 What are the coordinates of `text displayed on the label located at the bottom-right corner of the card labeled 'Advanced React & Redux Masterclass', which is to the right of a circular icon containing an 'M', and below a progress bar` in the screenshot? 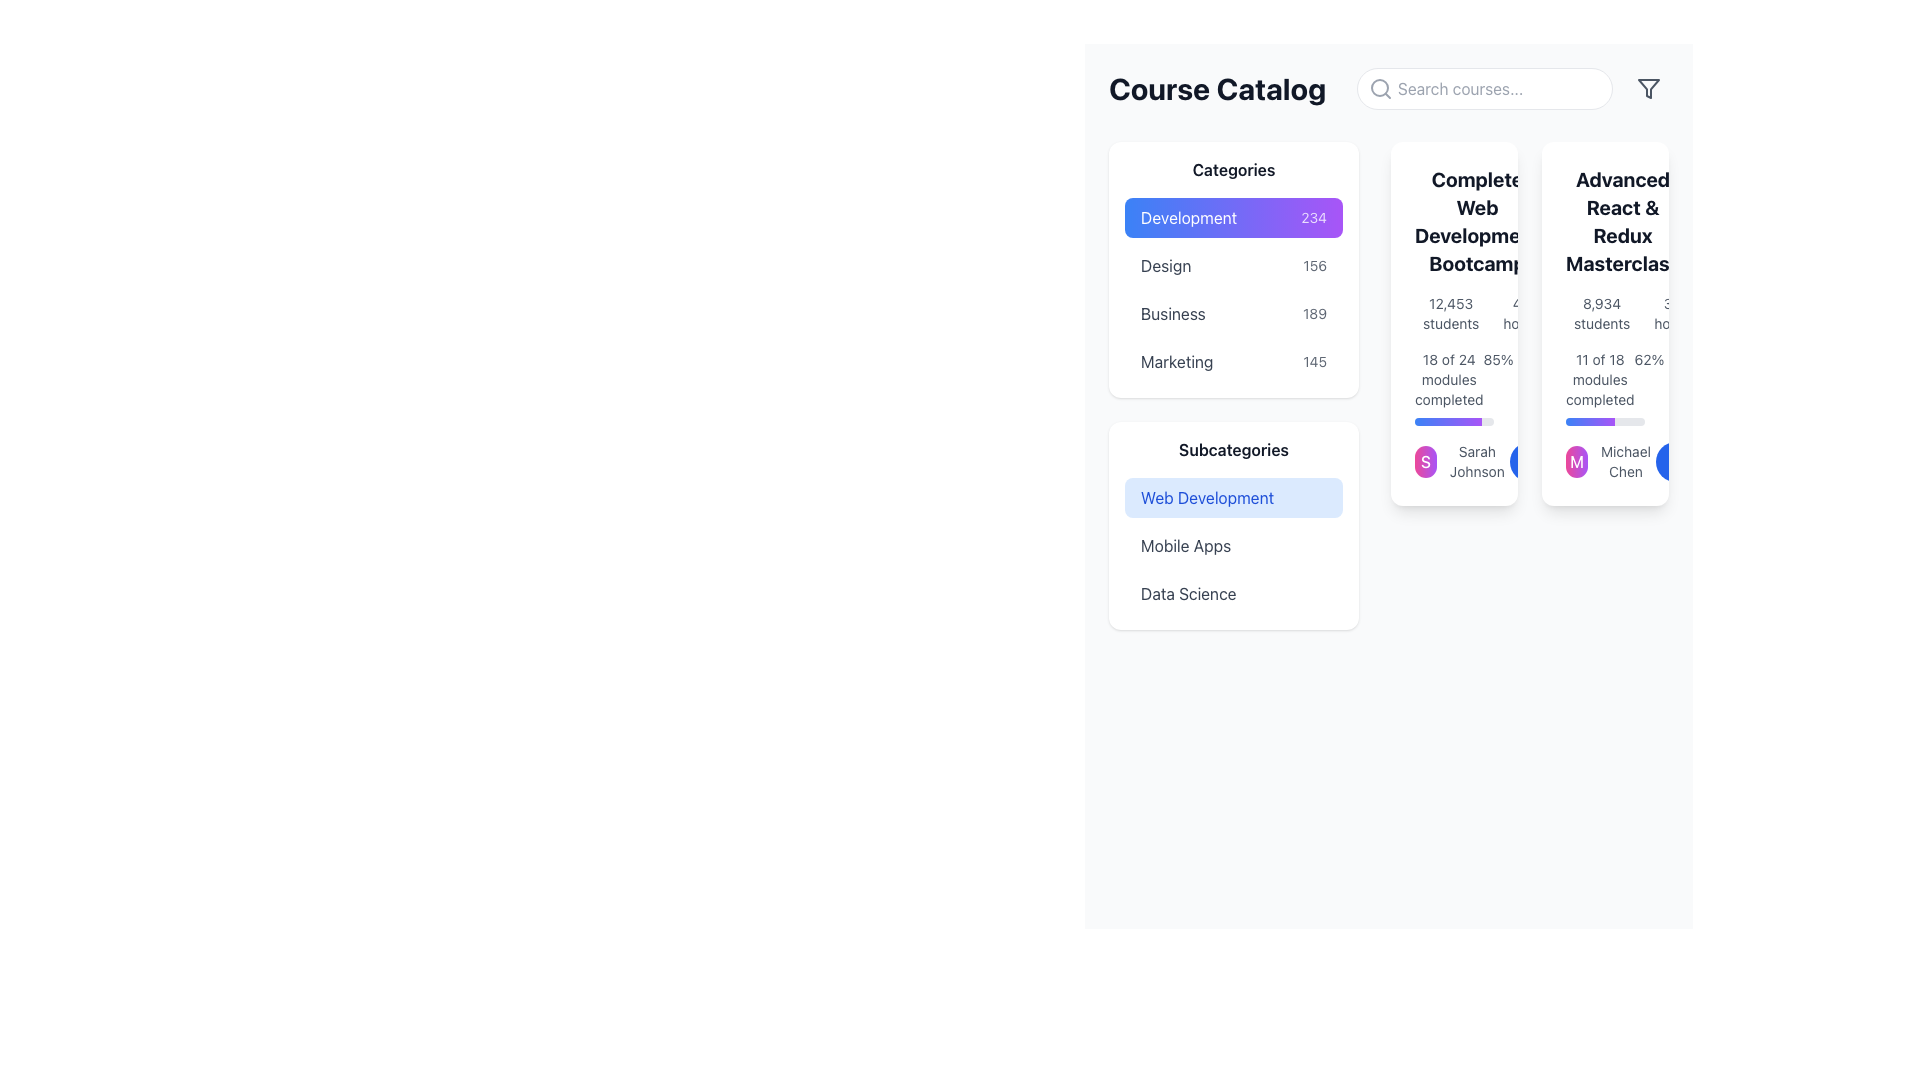 It's located at (1626, 462).